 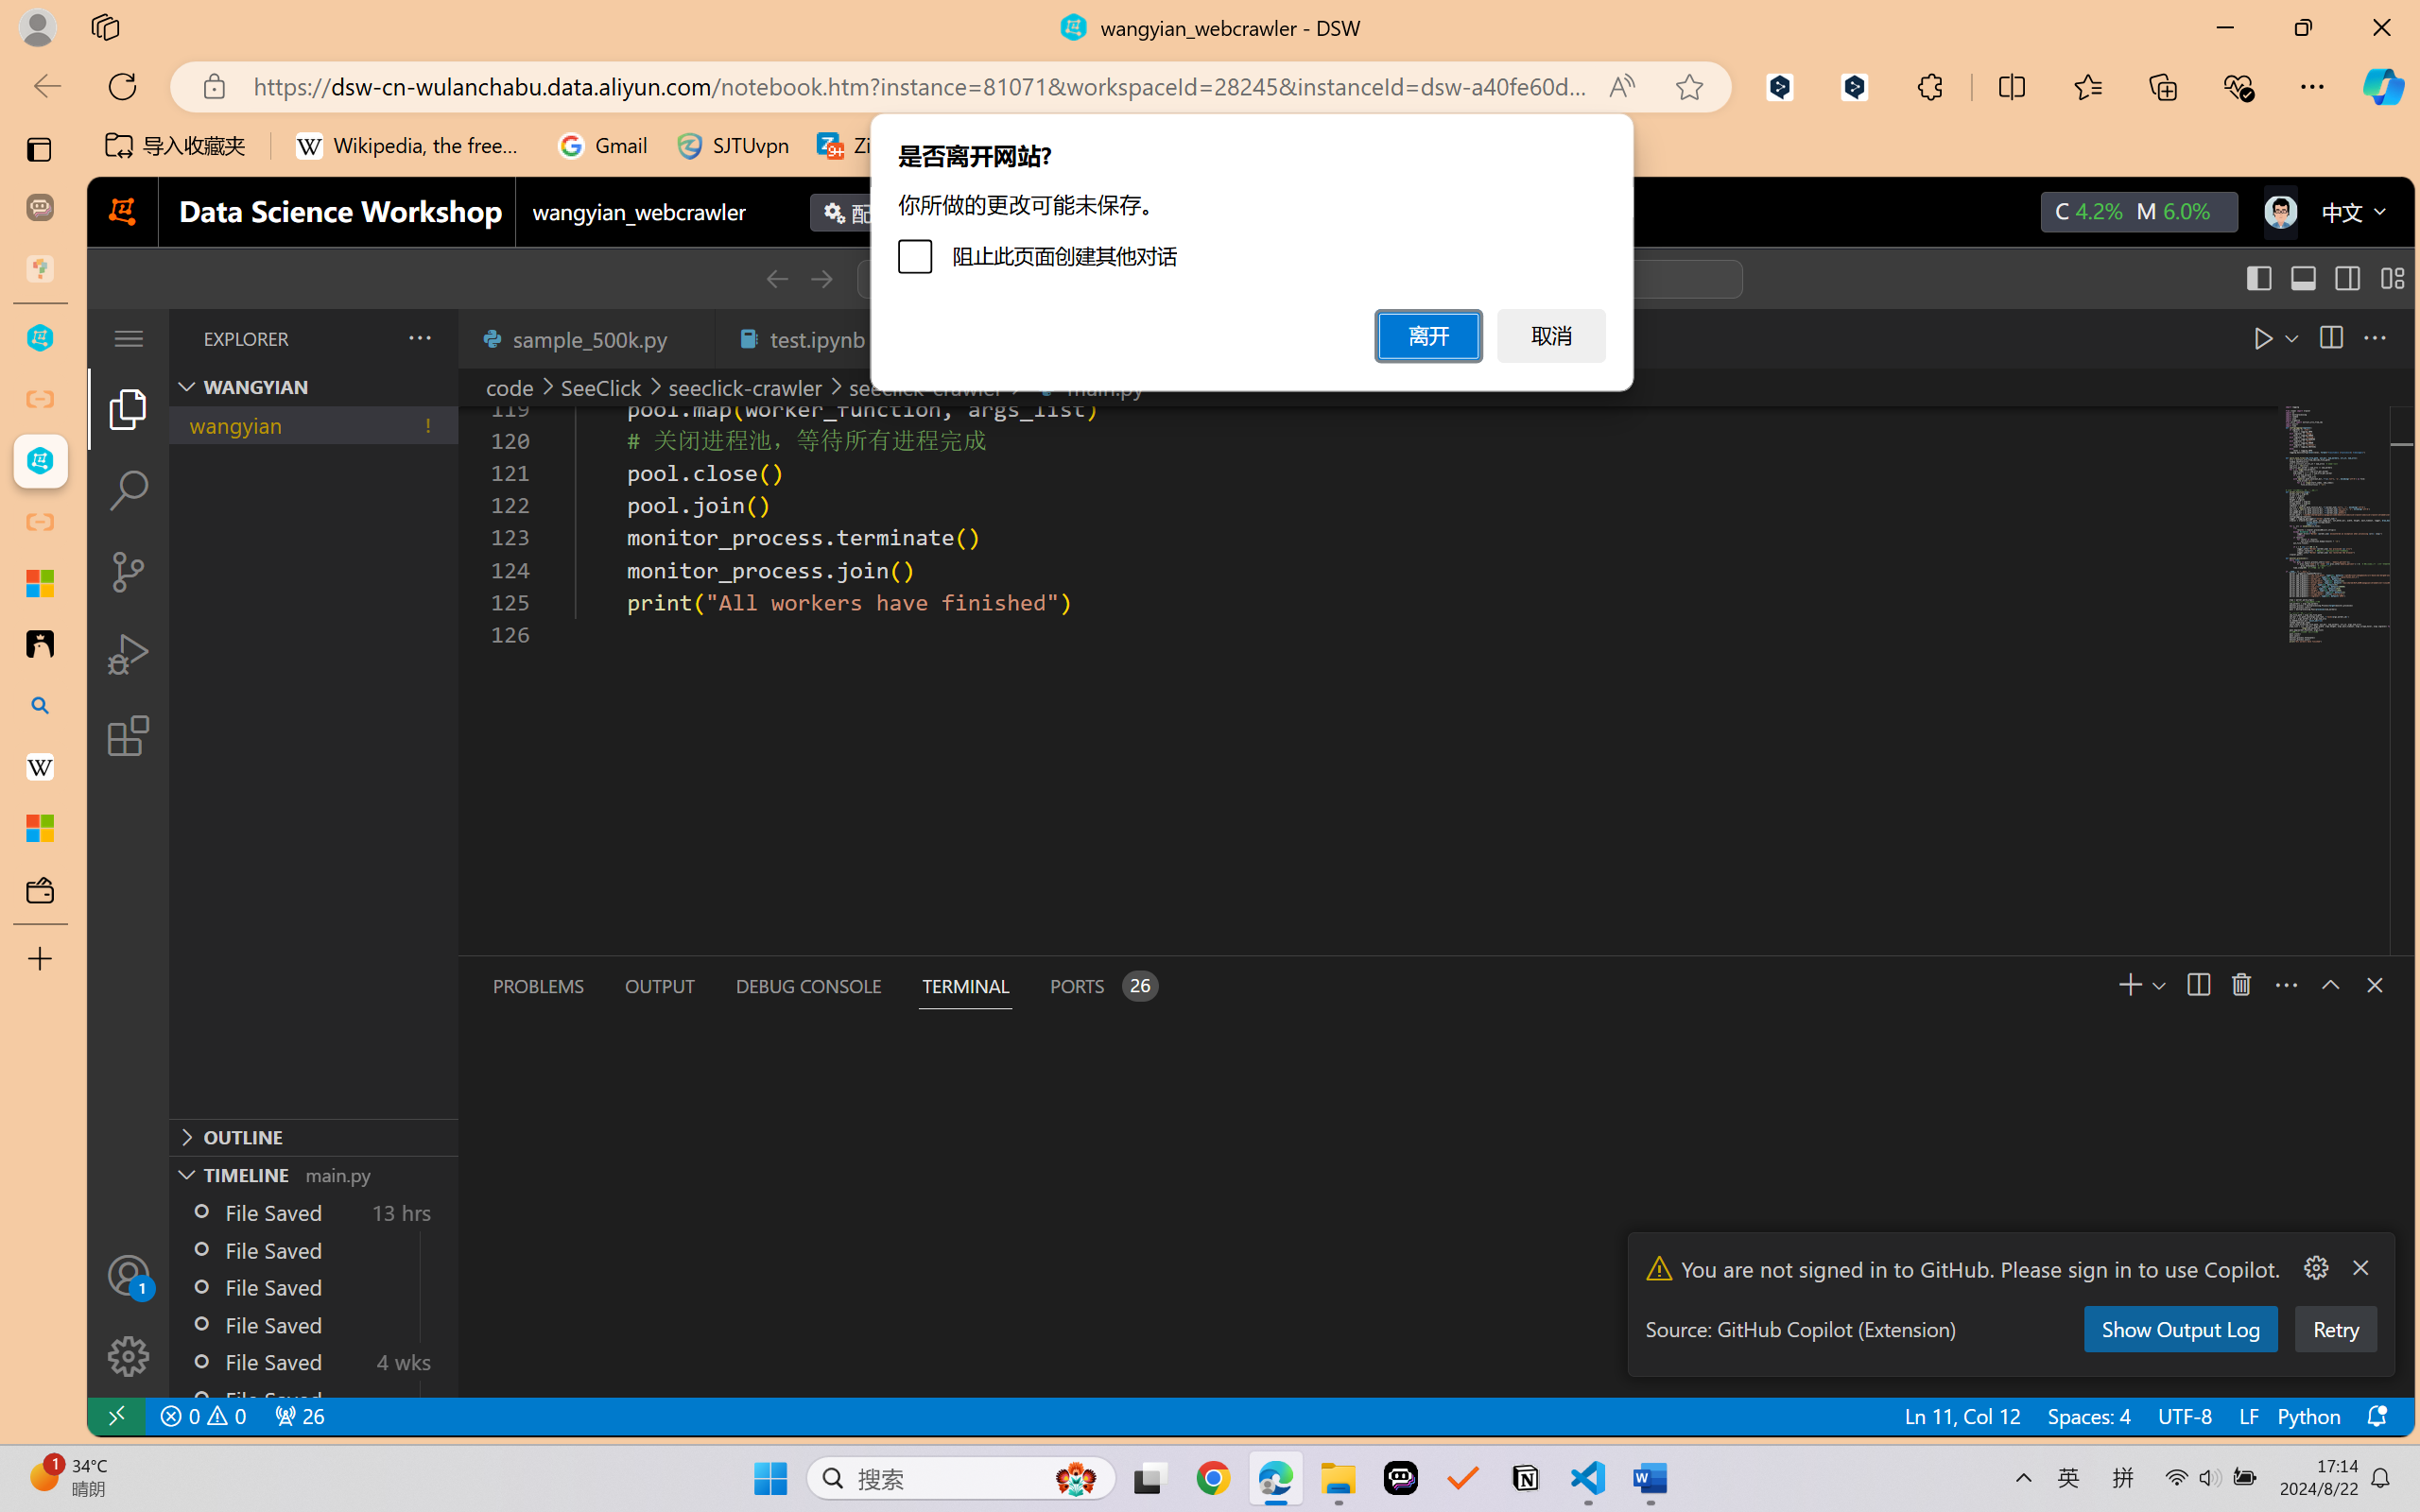 I want to click on 'Accounts - Sign in requested', so click(x=127, y=1274).